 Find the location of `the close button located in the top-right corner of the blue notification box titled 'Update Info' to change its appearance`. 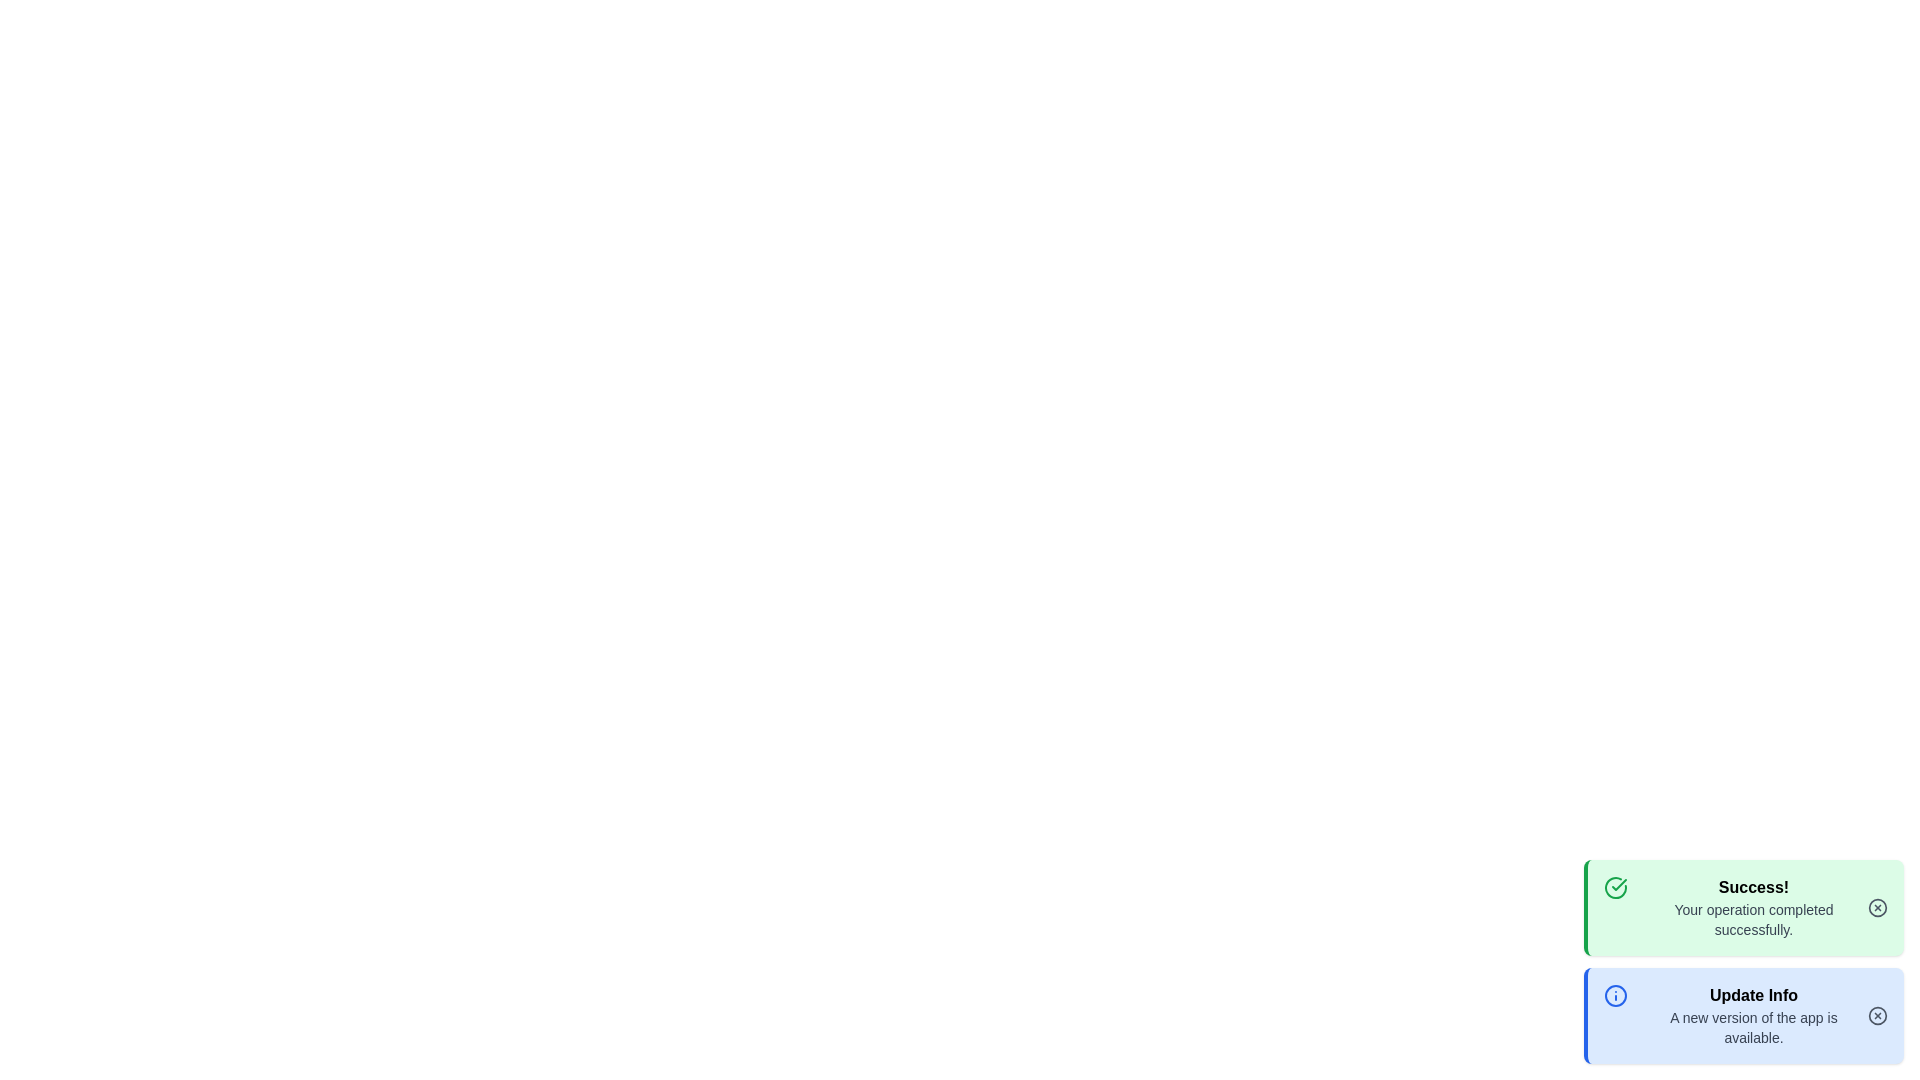

the close button located in the top-right corner of the blue notification box titled 'Update Info' to change its appearance is located at coordinates (1876, 1015).